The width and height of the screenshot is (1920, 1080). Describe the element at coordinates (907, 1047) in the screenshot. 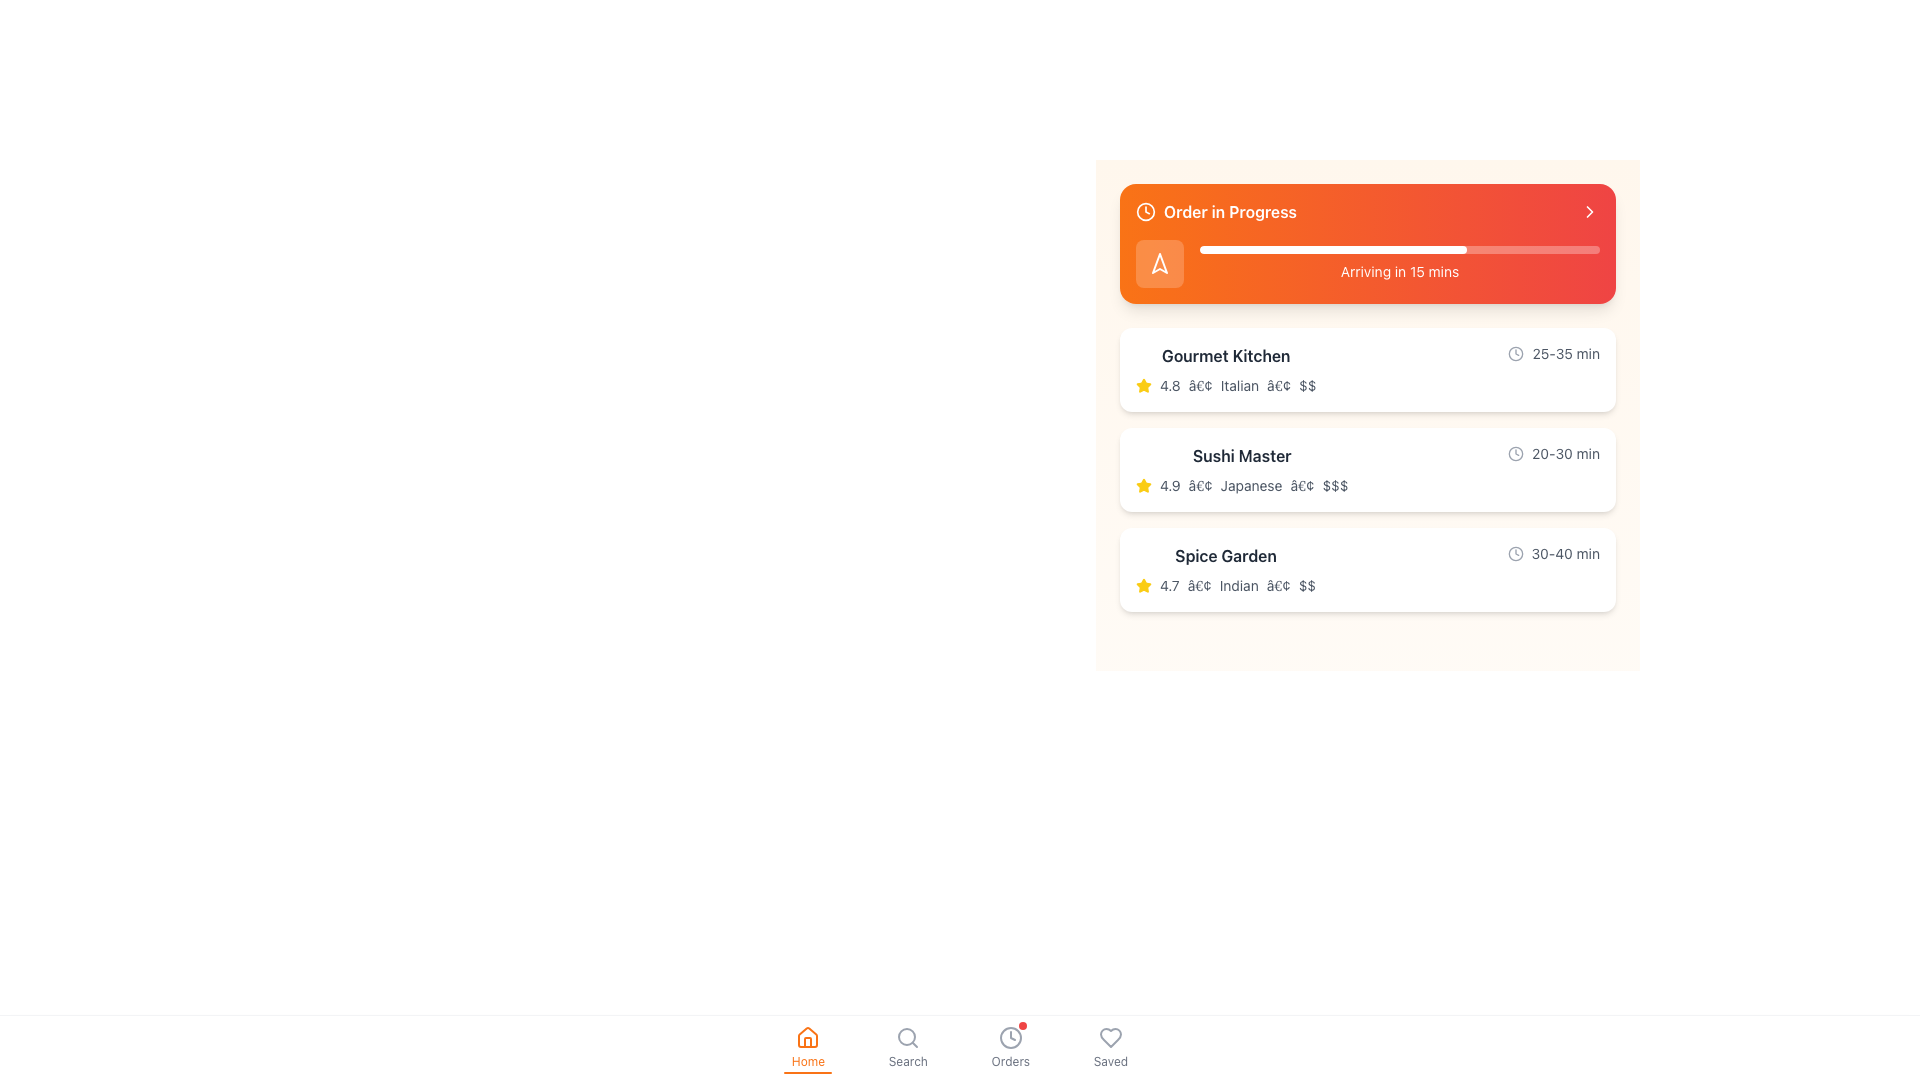

I see `the search icon button with the label 'Search' located in the bottom navigation bar` at that location.